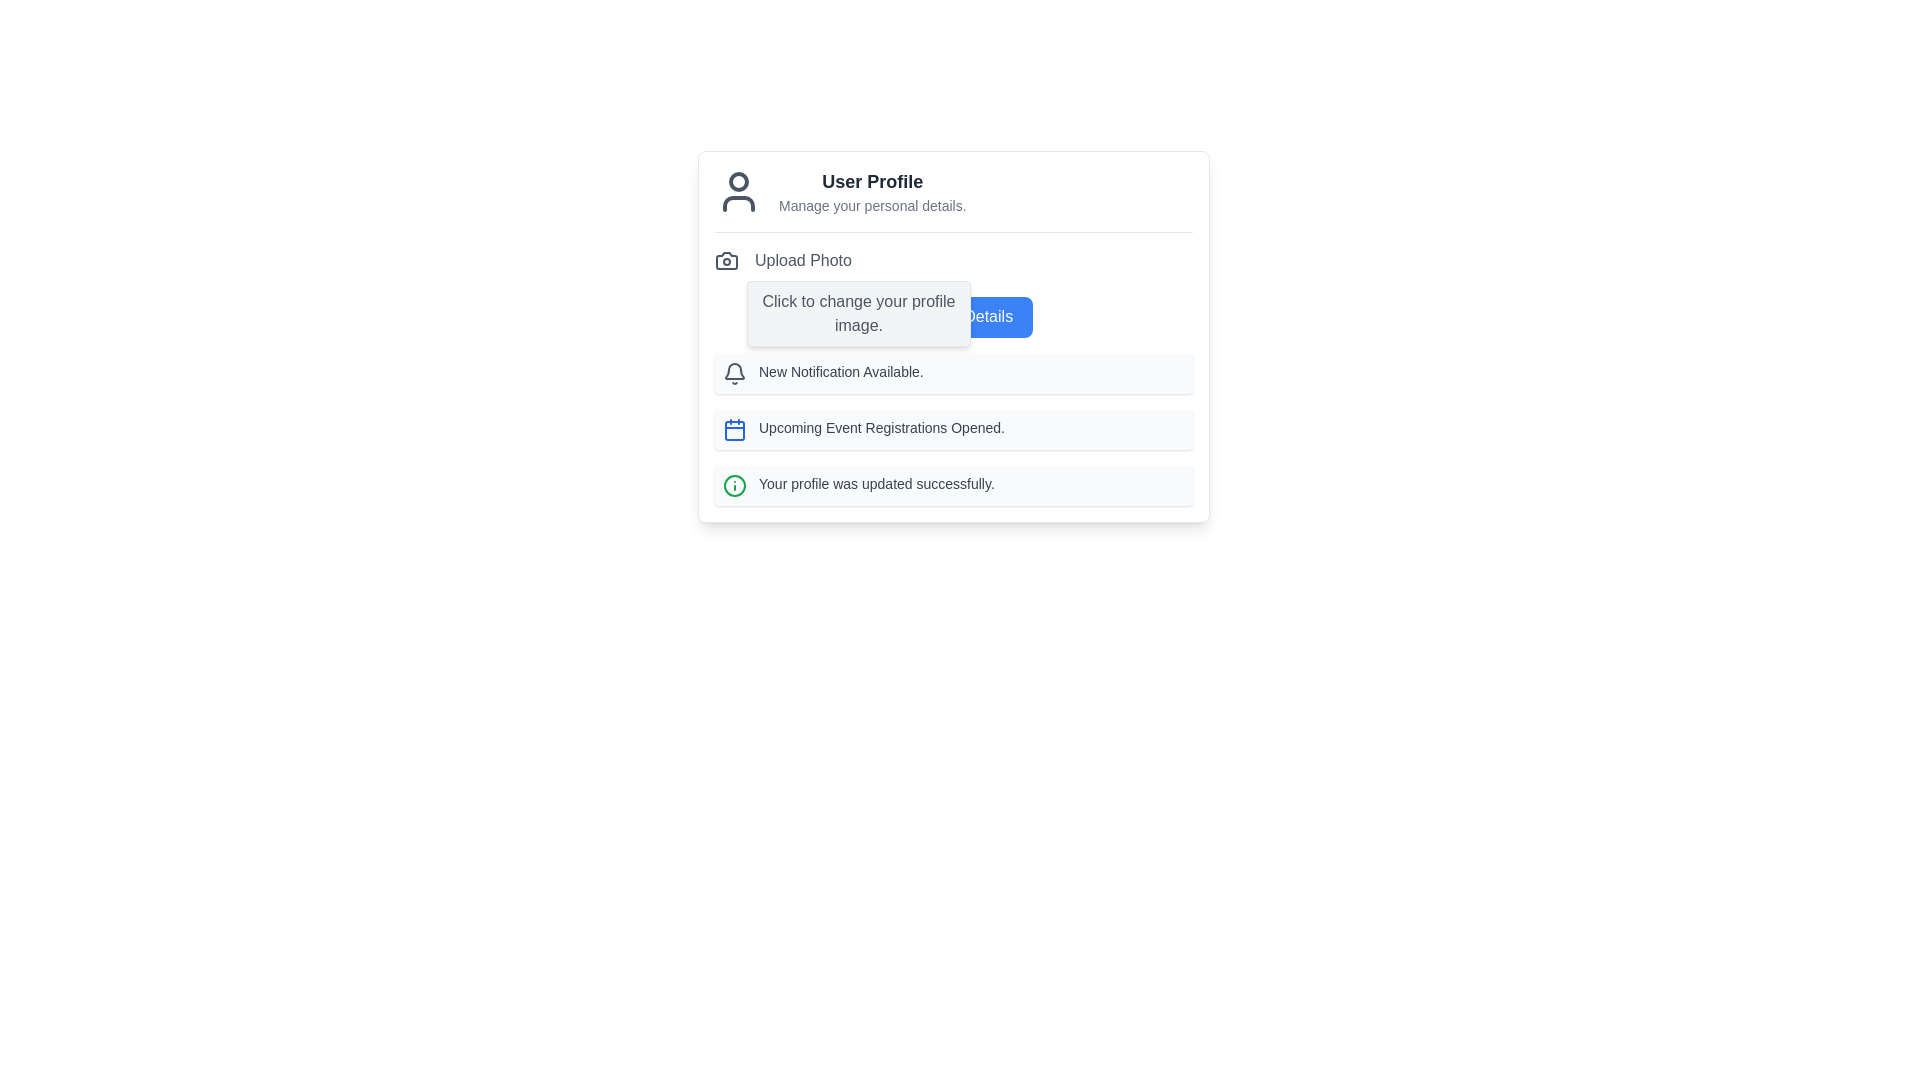 Image resolution: width=1920 pixels, height=1080 pixels. What do you see at coordinates (953, 427) in the screenshot?
I see `the Notification Section located at the bottom of the User Profile card, which contains updates or notifications organized vertically into three subsections` at bounding box center [953, 427].